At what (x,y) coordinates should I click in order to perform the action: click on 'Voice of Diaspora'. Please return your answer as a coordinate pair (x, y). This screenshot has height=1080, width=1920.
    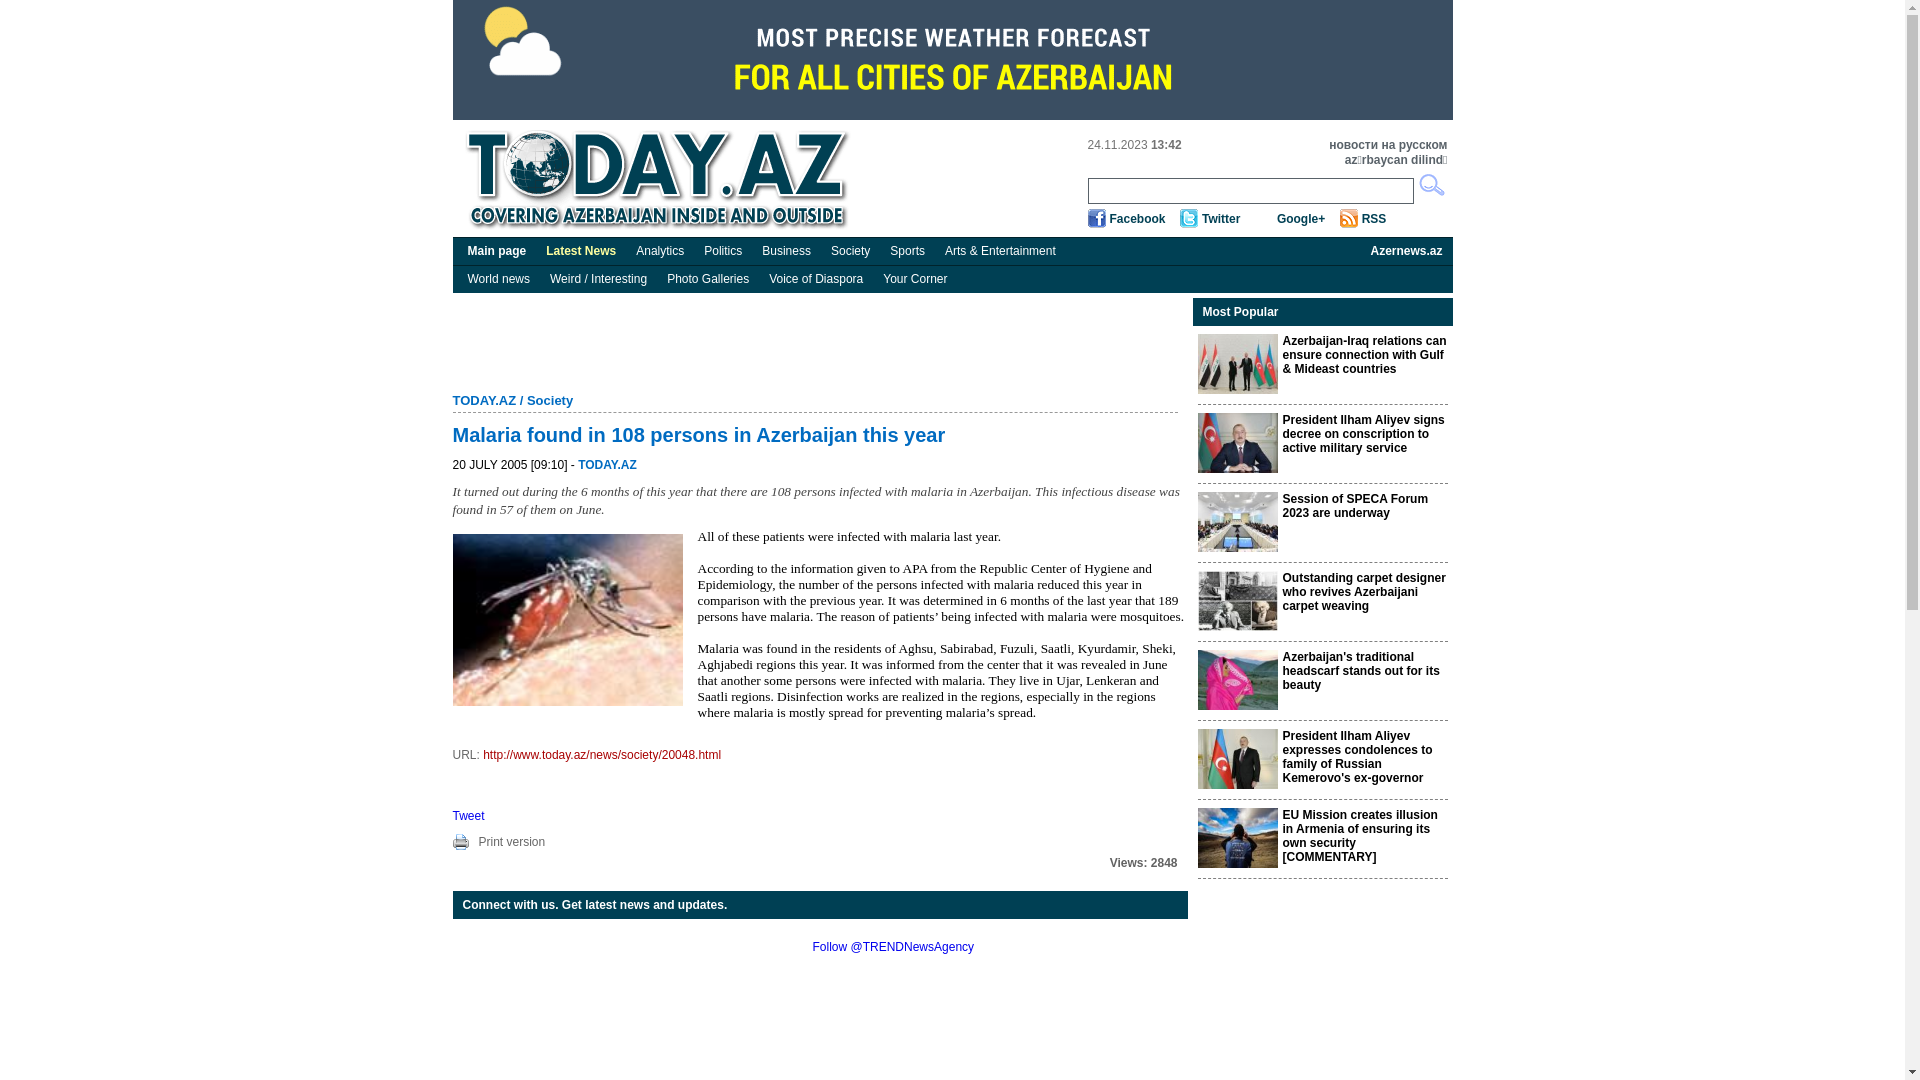
    Looking at the image, I should click on (757, 278).